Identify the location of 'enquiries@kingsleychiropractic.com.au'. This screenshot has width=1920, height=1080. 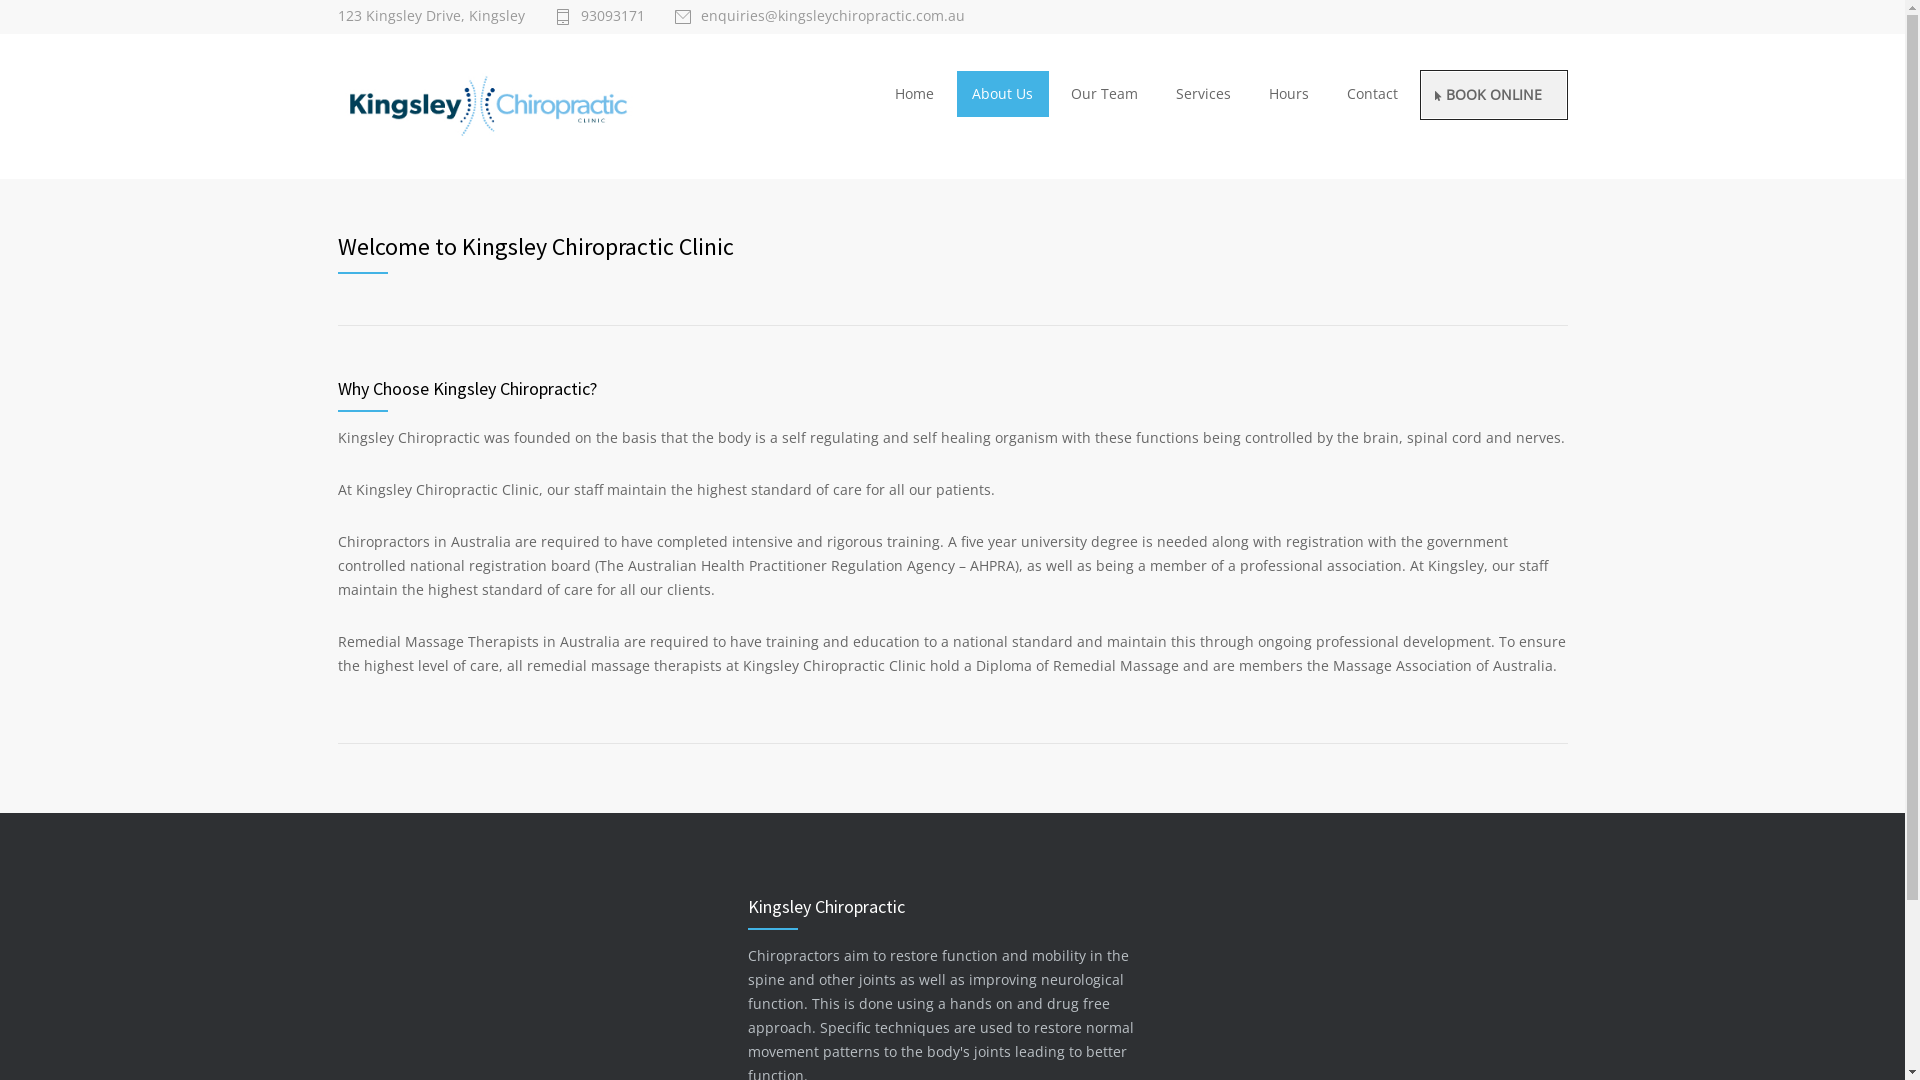
(819, 16).